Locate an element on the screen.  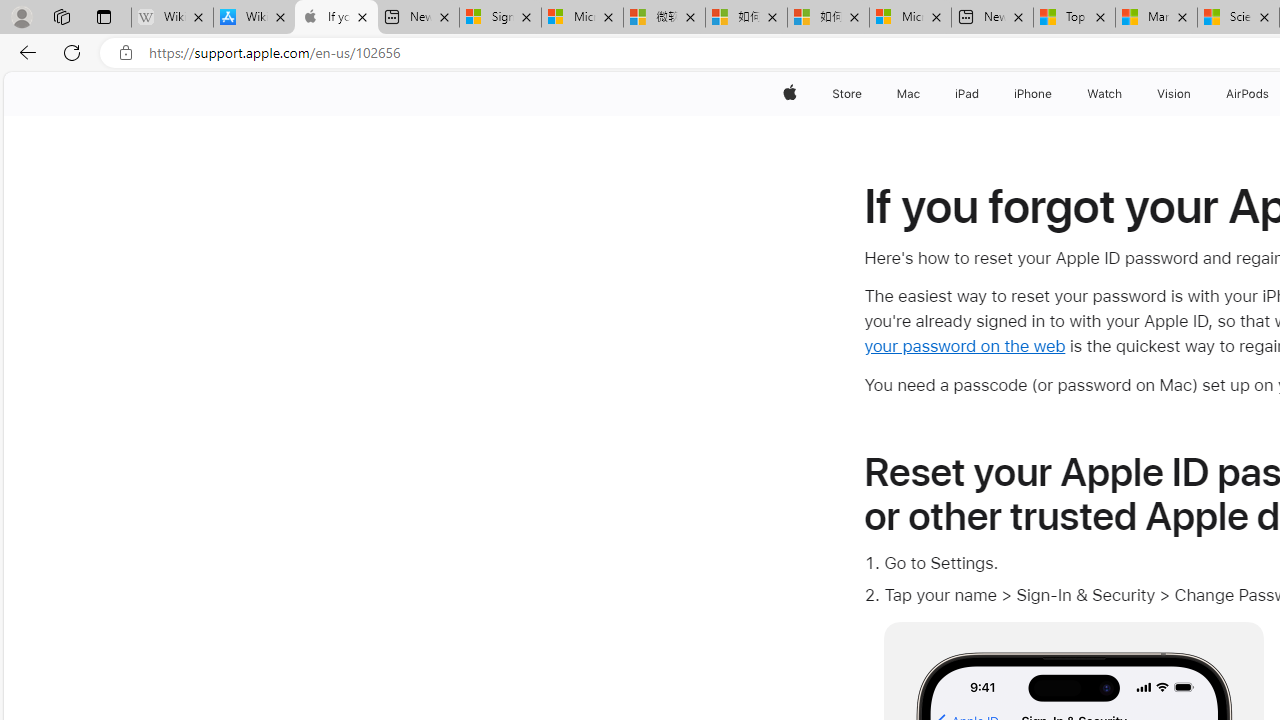
'iPhone menu' is located at coordinates (1055, 93).